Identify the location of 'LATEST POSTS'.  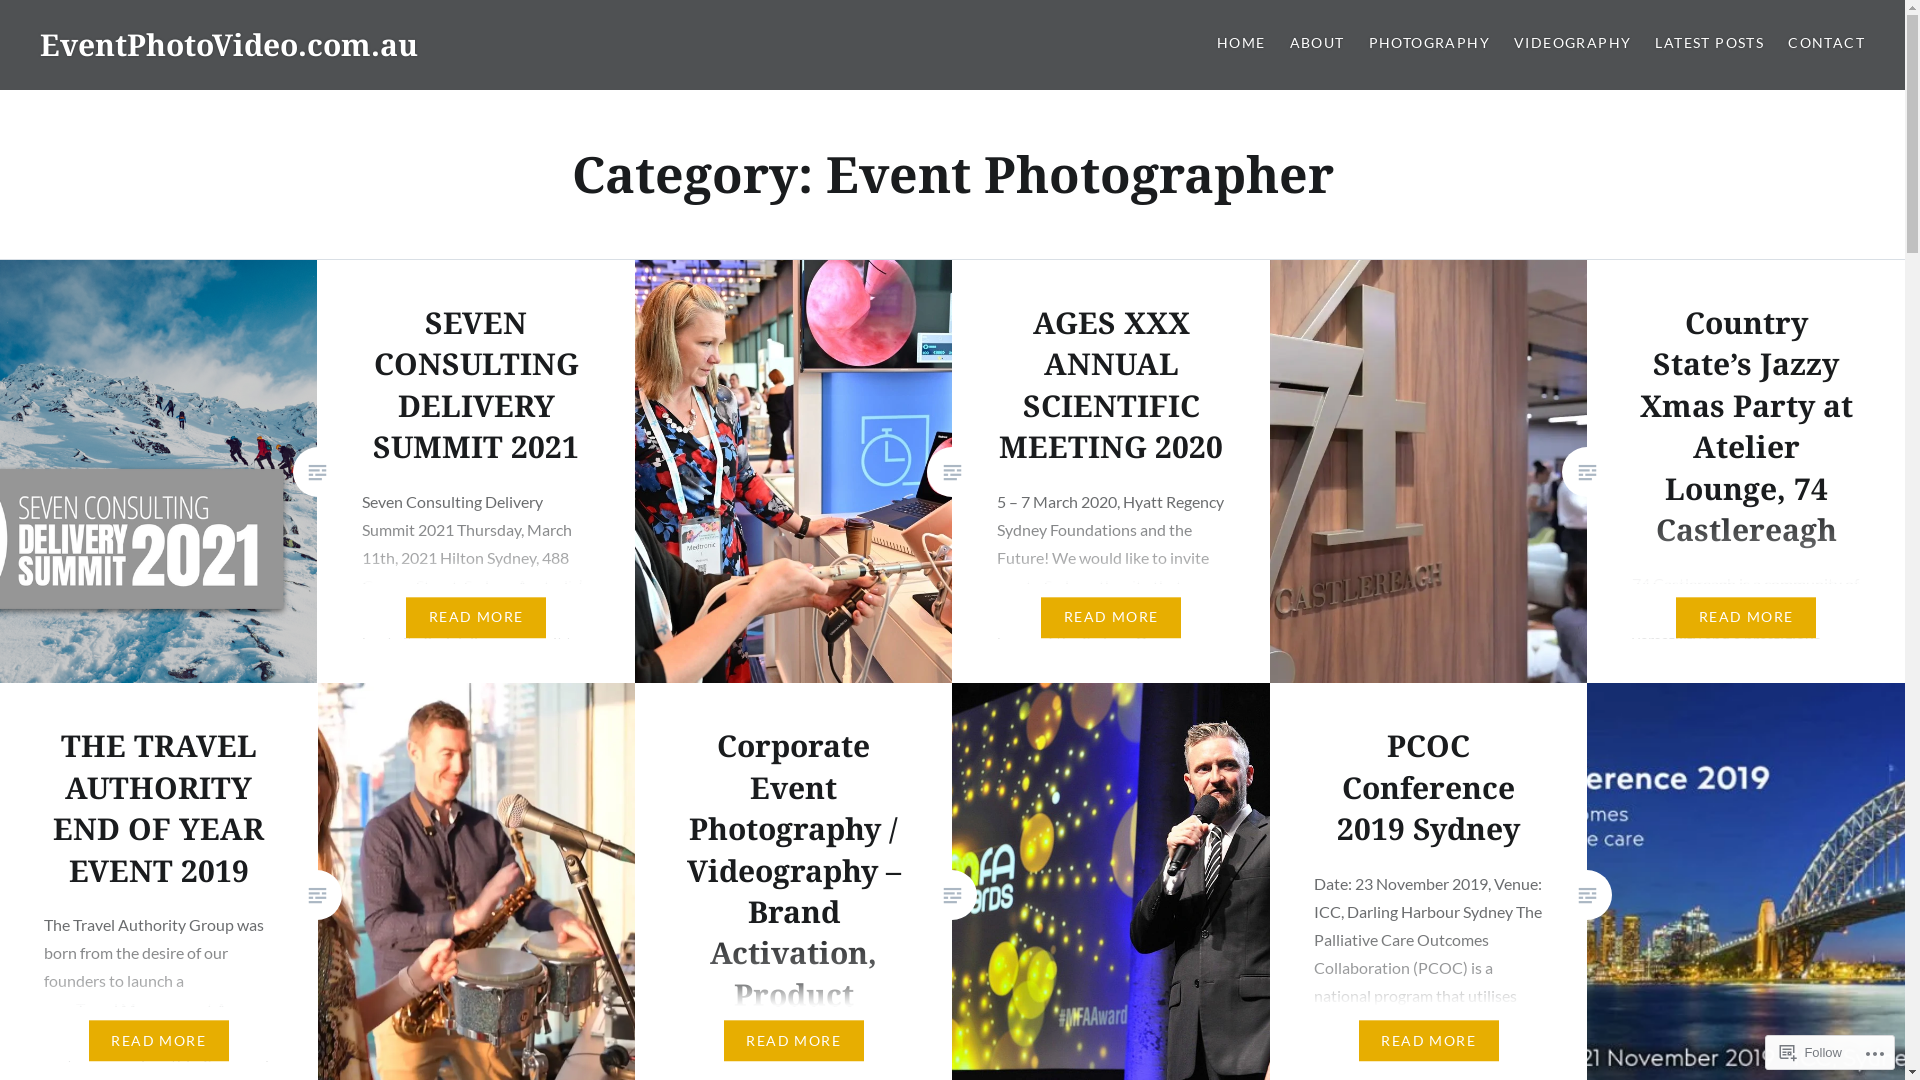
(1708, 43).